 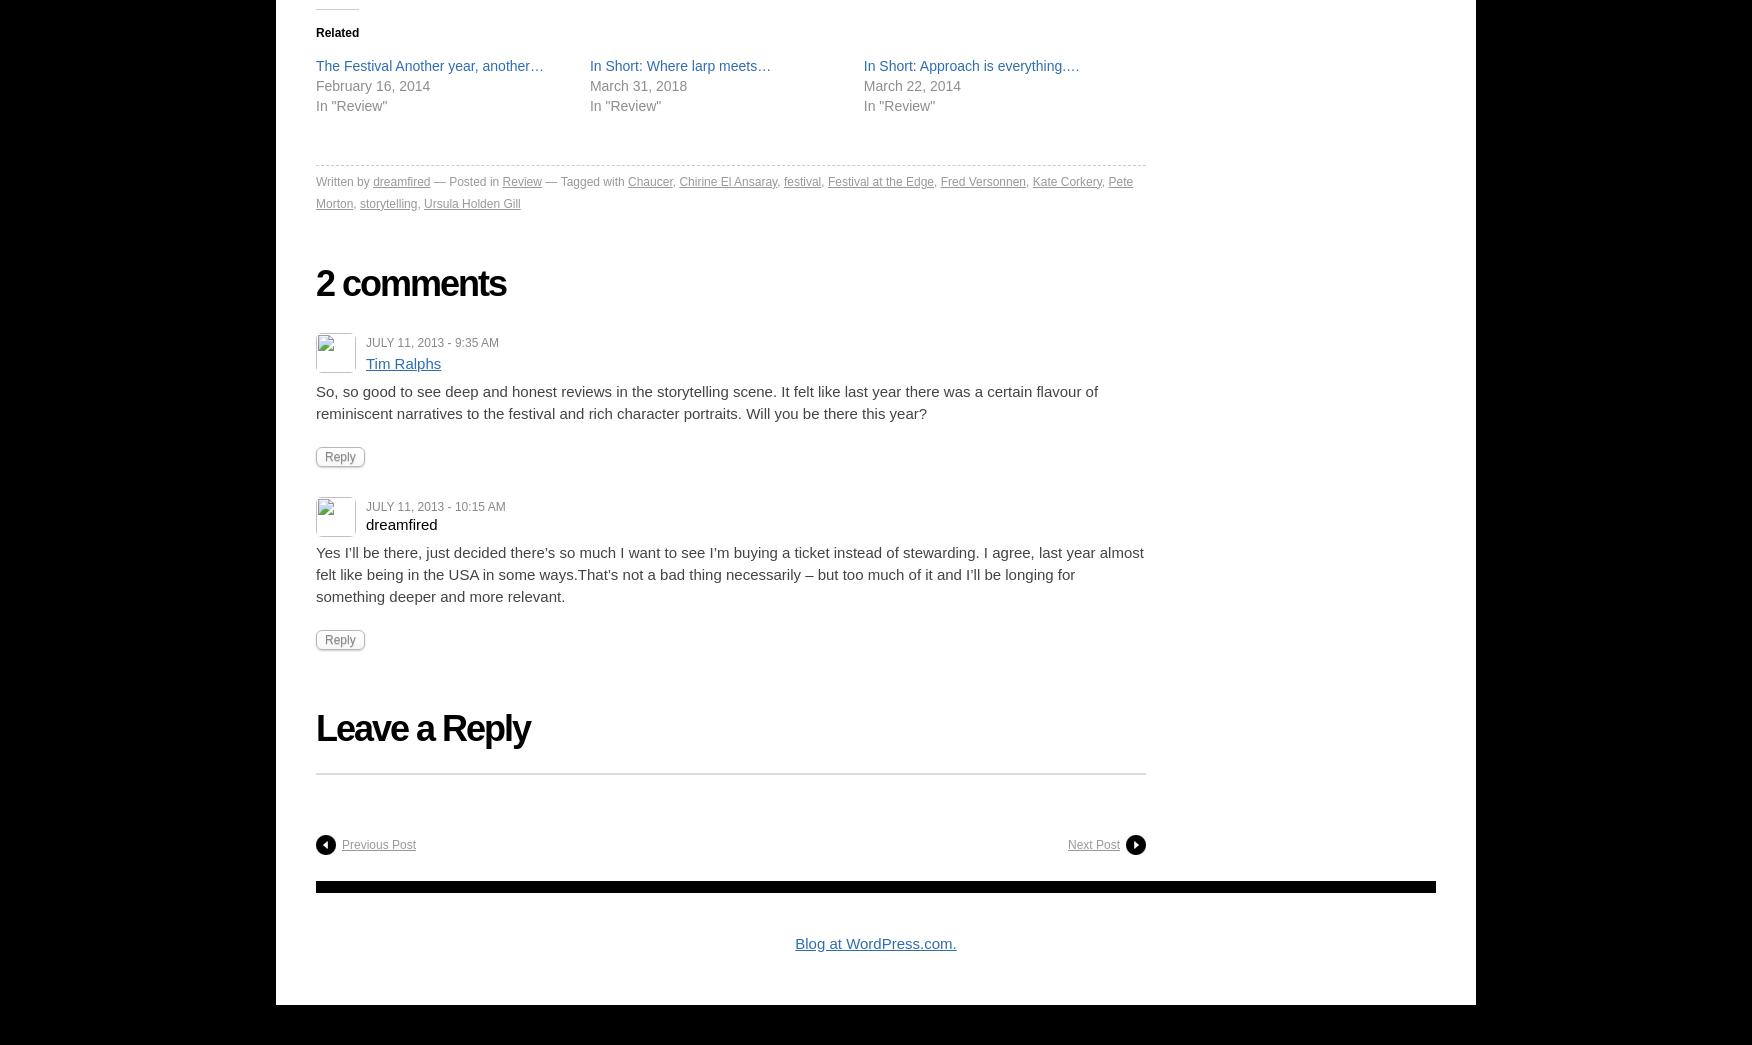 What do you see at coordinates (431, 342) in the screenshot?
I see `'July 11, 2013 - 9:35 am'` at bounding box center [431, 342].